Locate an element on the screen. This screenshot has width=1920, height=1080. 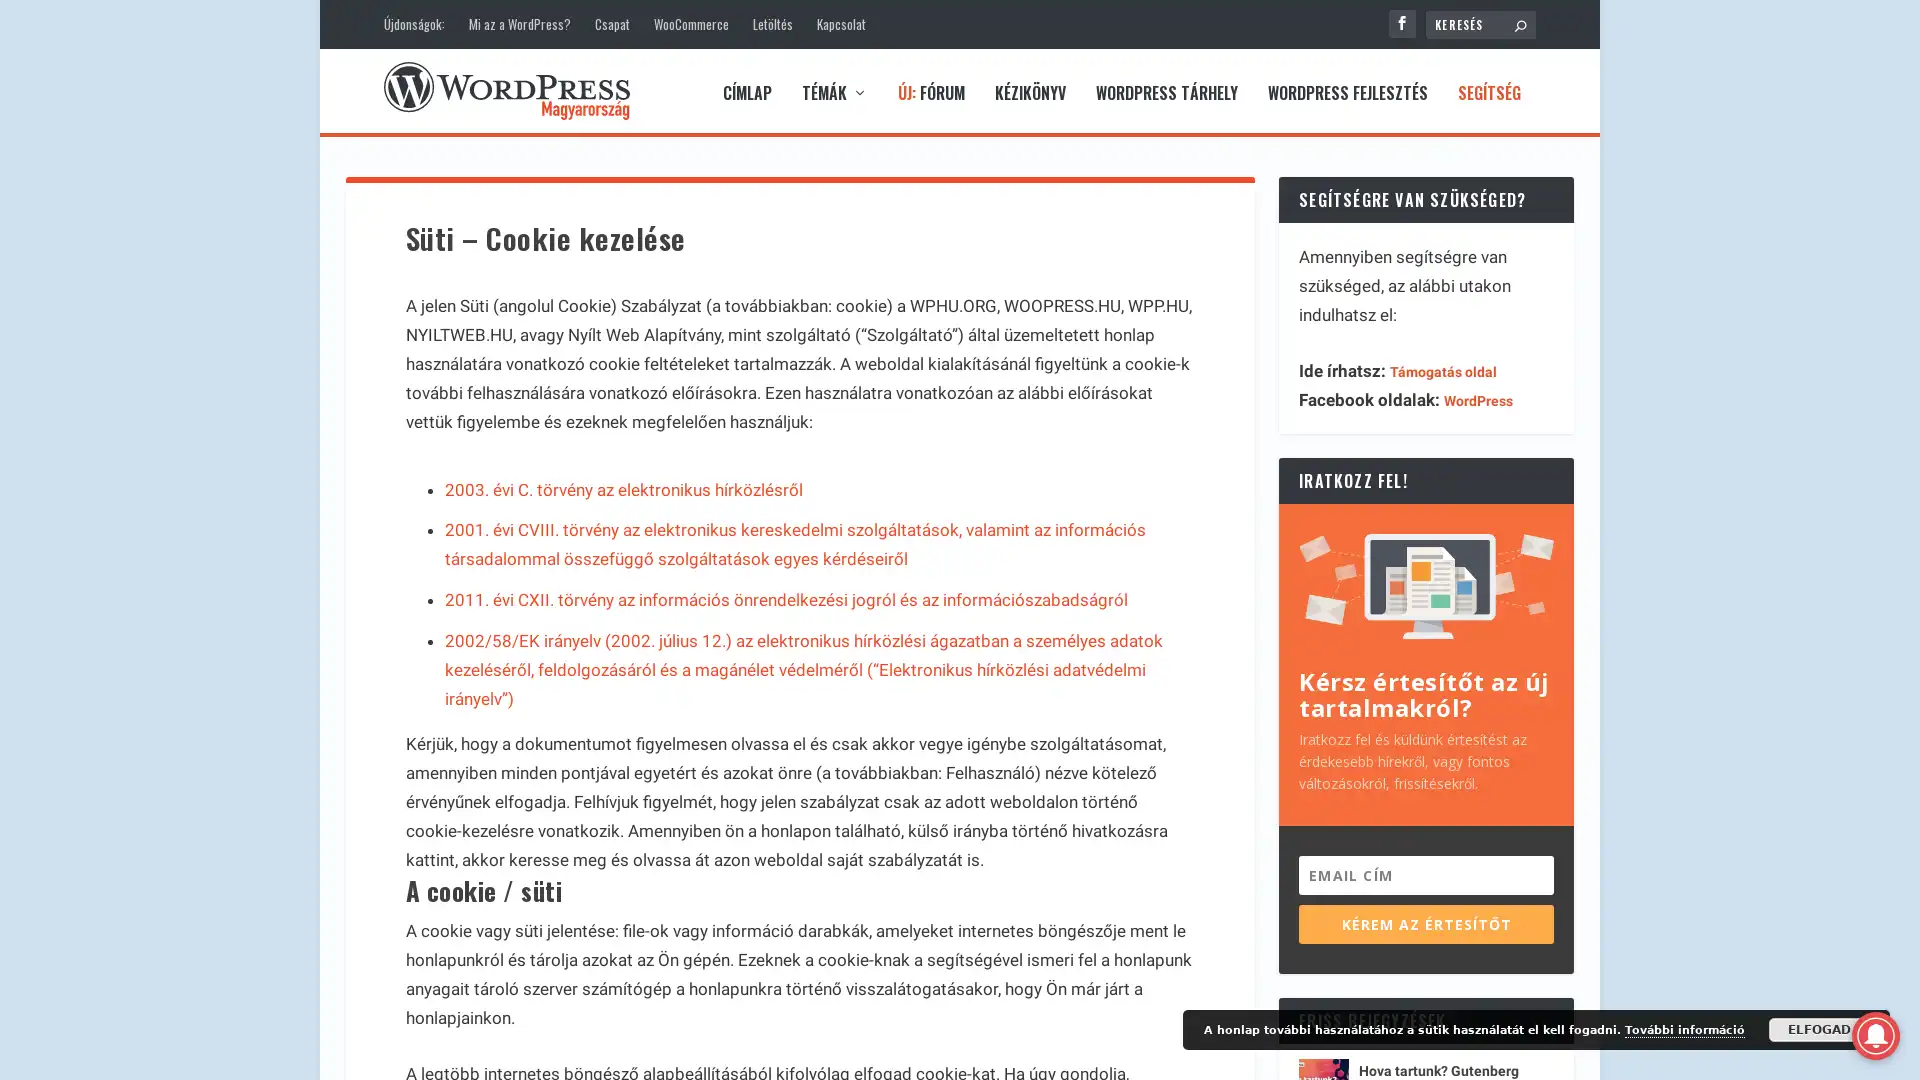
ELFOGAD is located at coordinates (1819, 1029).